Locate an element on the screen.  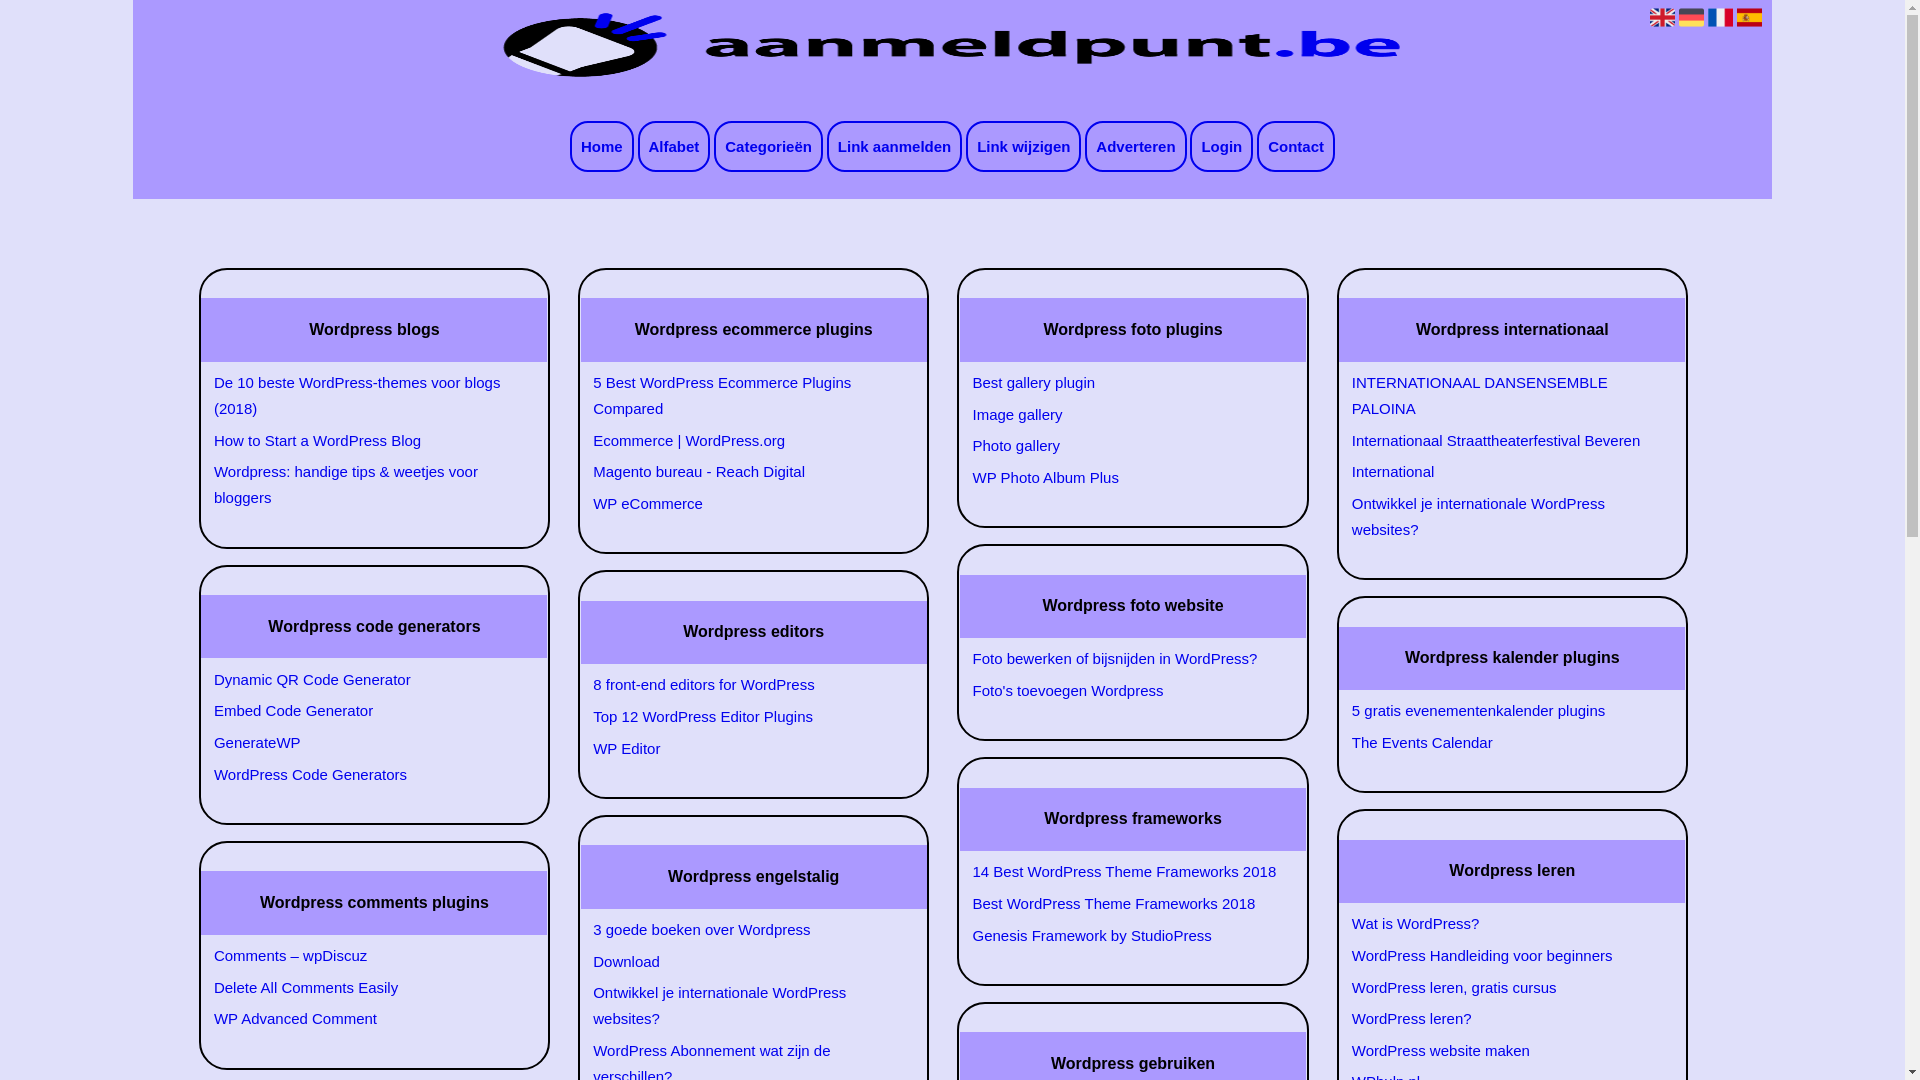
'5 Best WordPress Ecommerce Plugins Compared' is located at coordinates (581, 396).